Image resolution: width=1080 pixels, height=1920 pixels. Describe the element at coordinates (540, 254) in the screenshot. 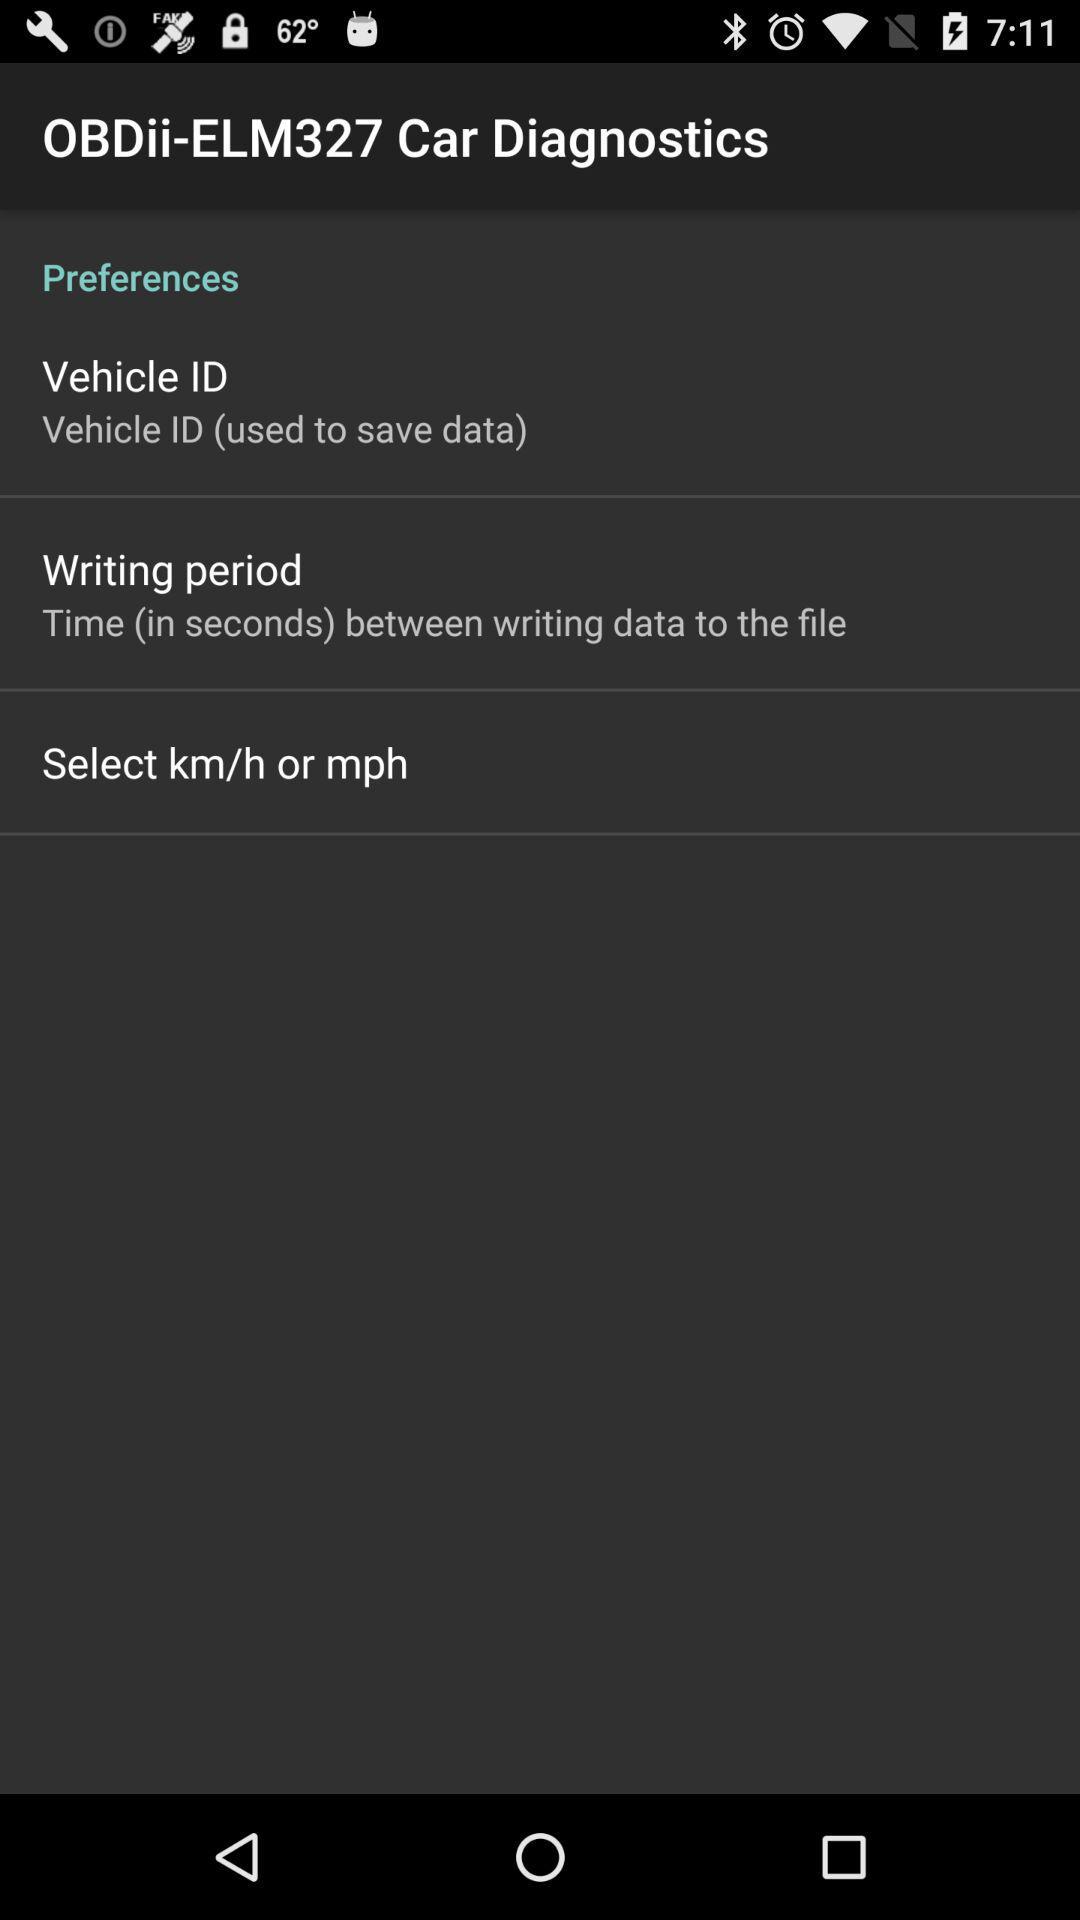

I see `the preferences icon` at that location.